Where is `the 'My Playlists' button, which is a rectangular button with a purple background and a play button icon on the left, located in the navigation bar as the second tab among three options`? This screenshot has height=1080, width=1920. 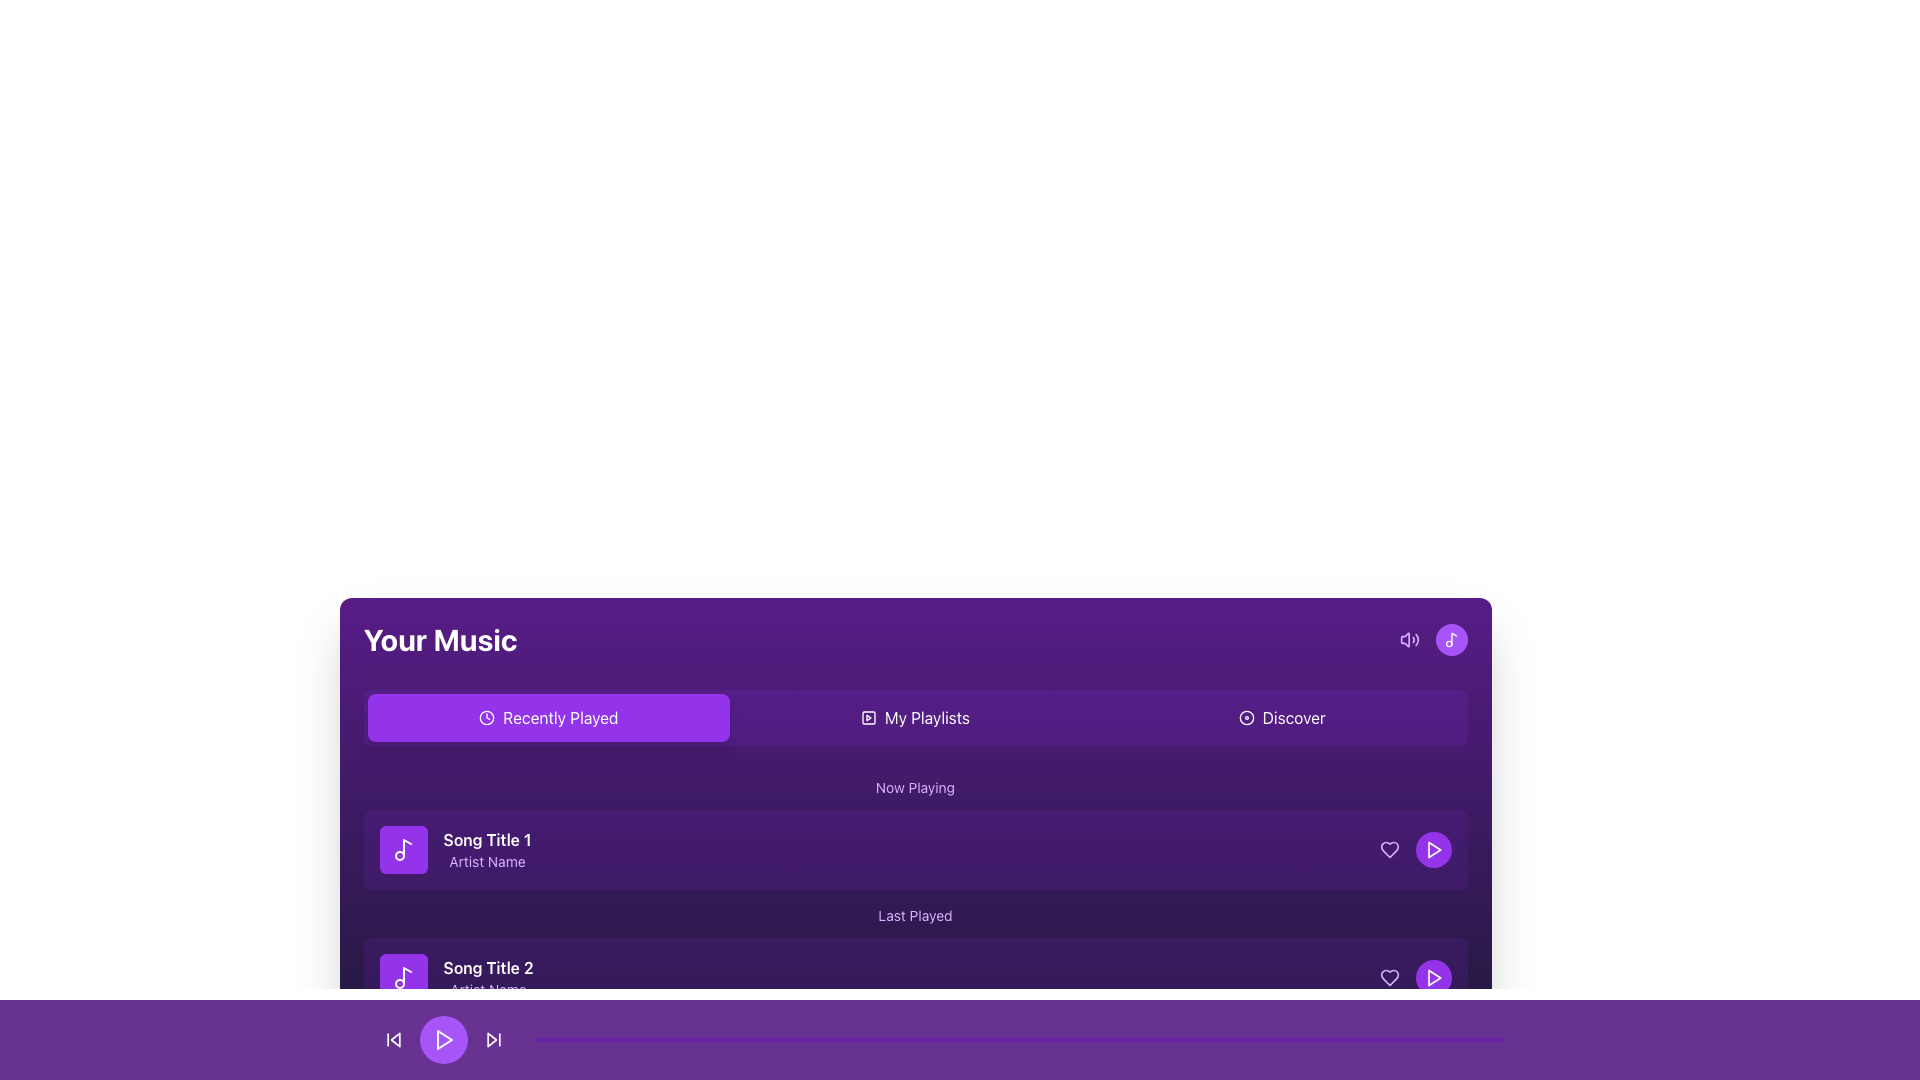
the 'My Playlists' button, which is a rectangular button with a purple background and a play button icon on the left, located in the navigation bar as the second tab among three options is located at coordinates (914, 716).